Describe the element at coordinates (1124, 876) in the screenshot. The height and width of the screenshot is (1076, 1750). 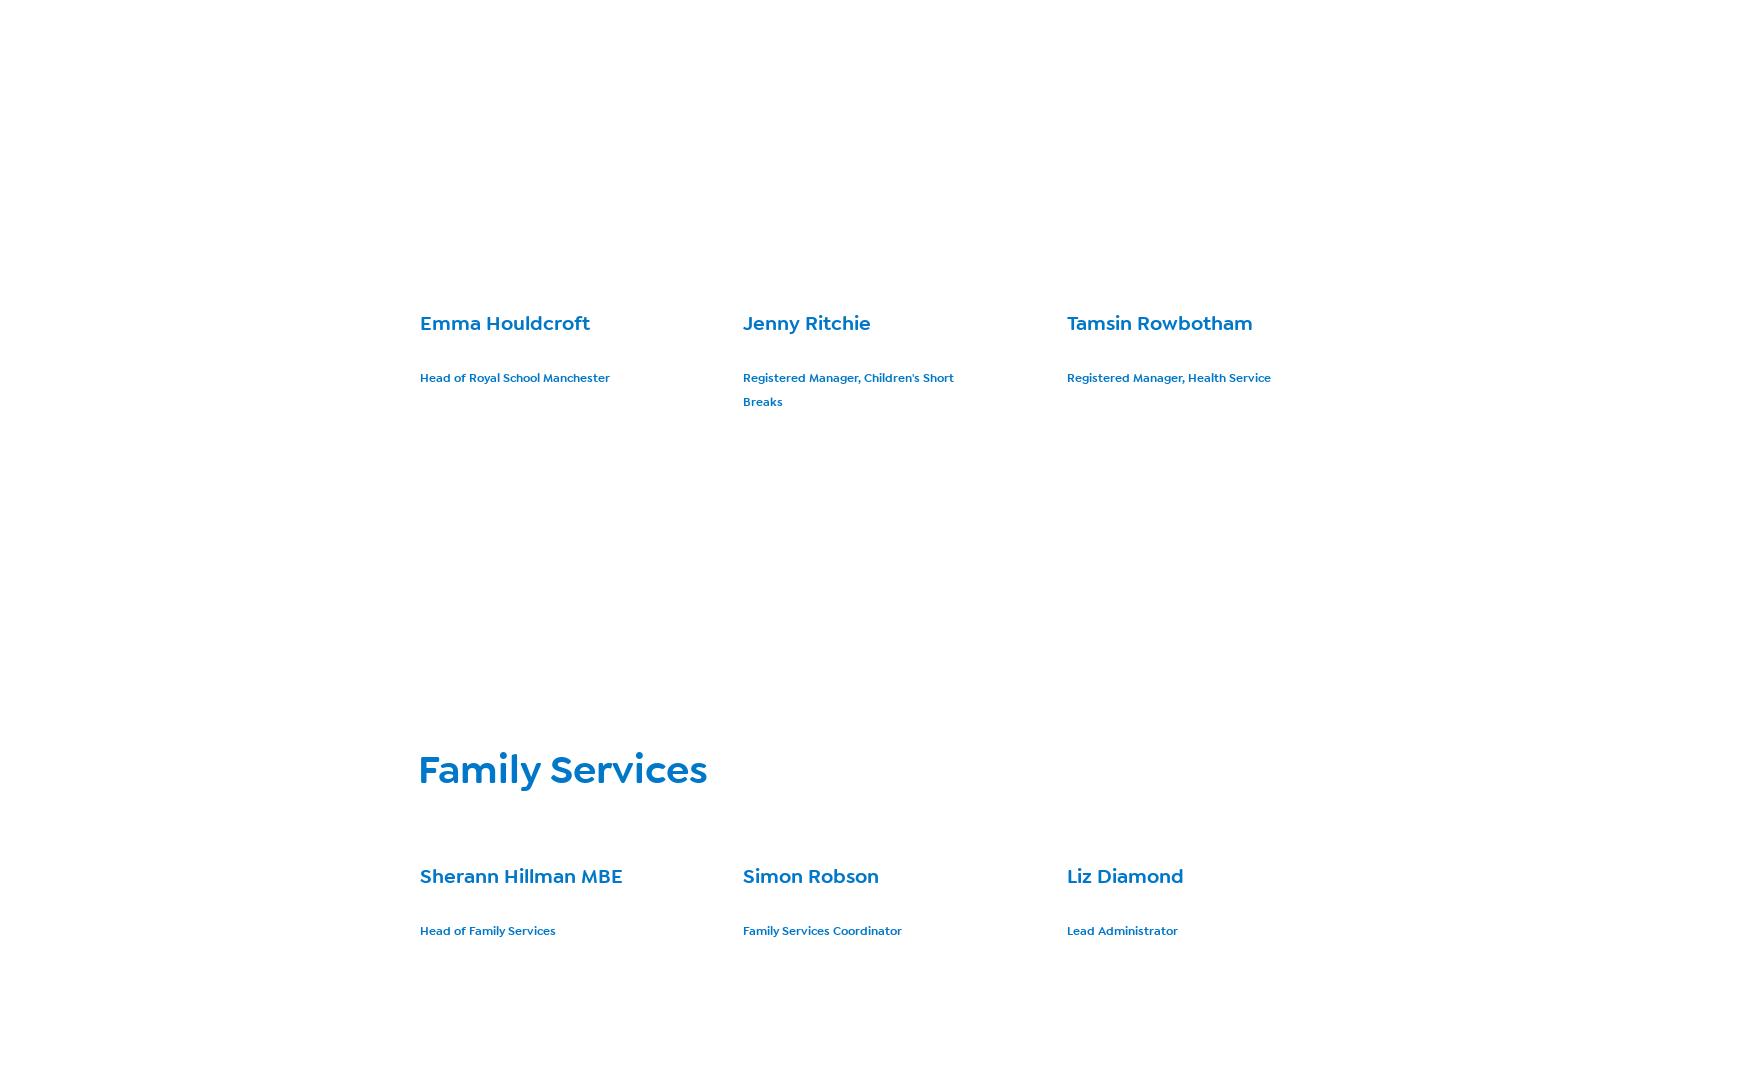
I see `'Liz Diamond'` at that location.